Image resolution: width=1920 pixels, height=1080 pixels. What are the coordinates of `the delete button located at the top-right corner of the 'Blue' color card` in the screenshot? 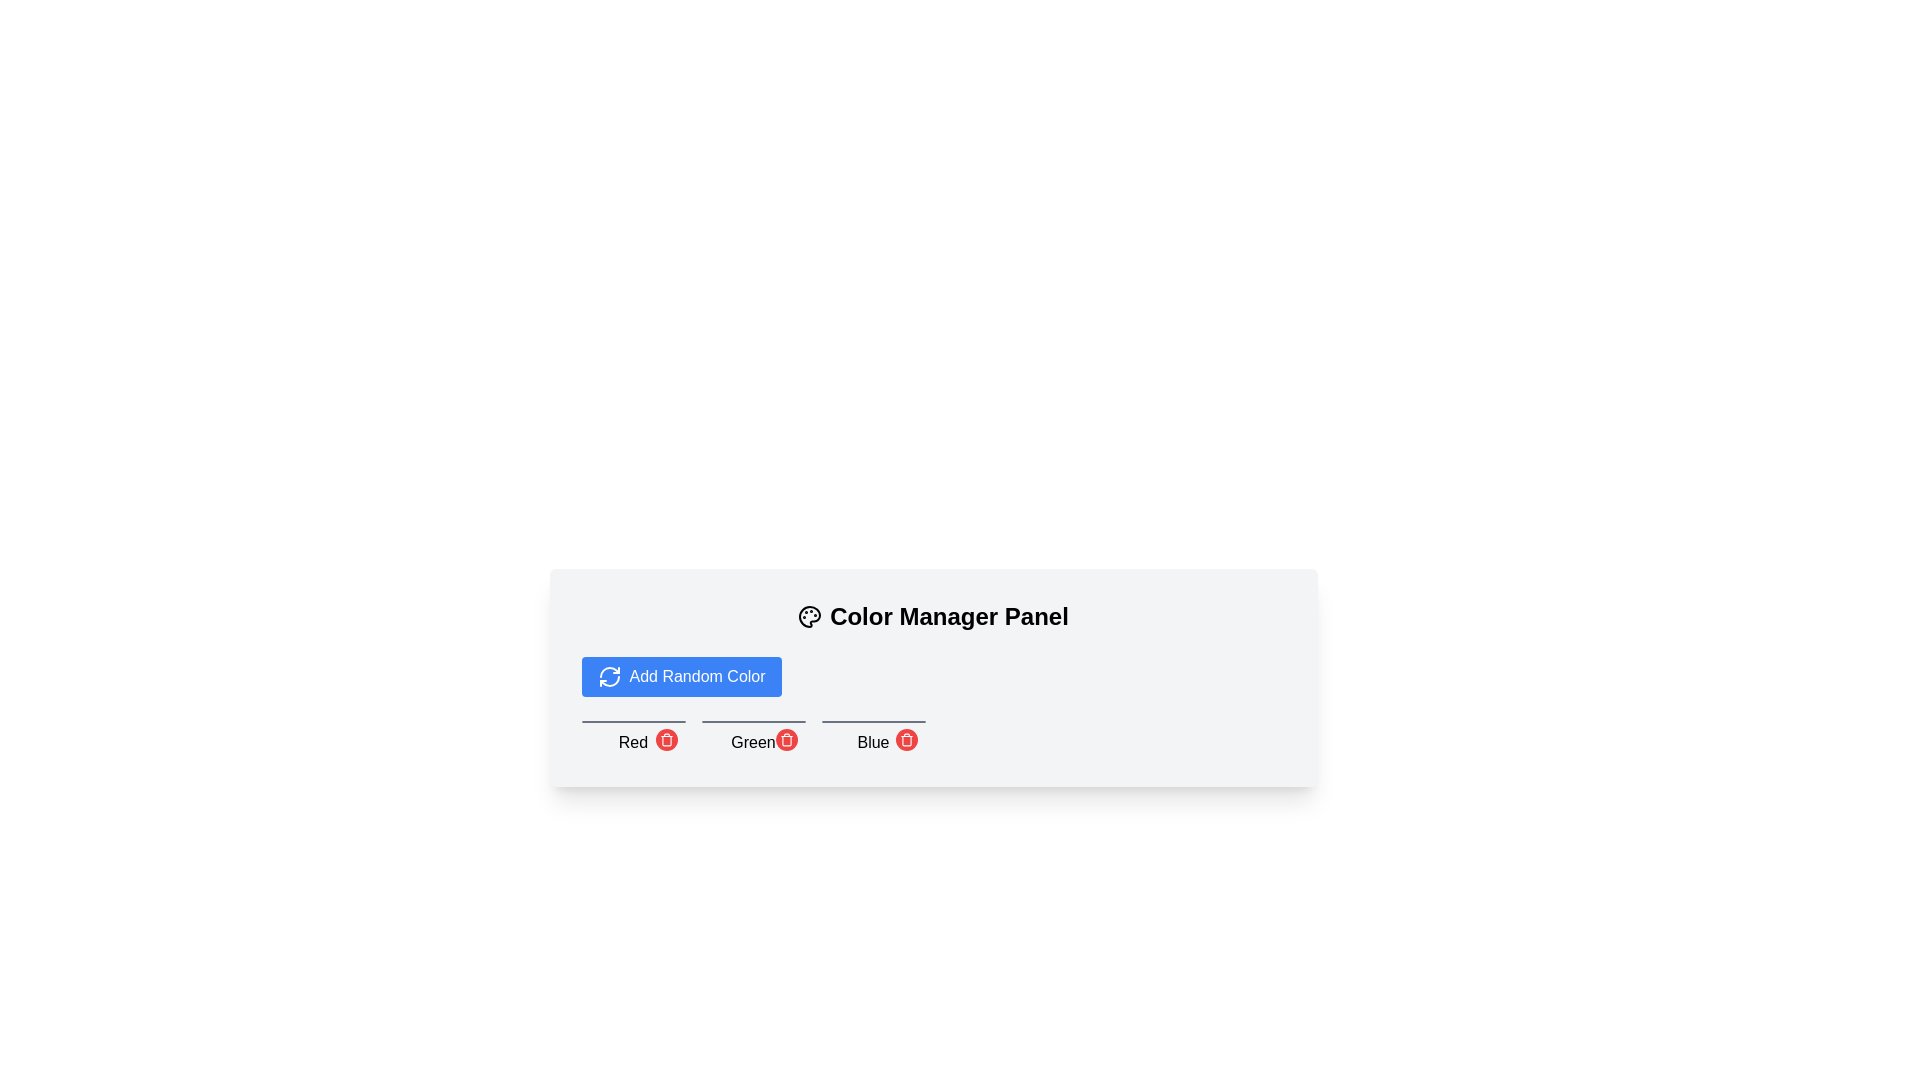 It's located at (905, 740).